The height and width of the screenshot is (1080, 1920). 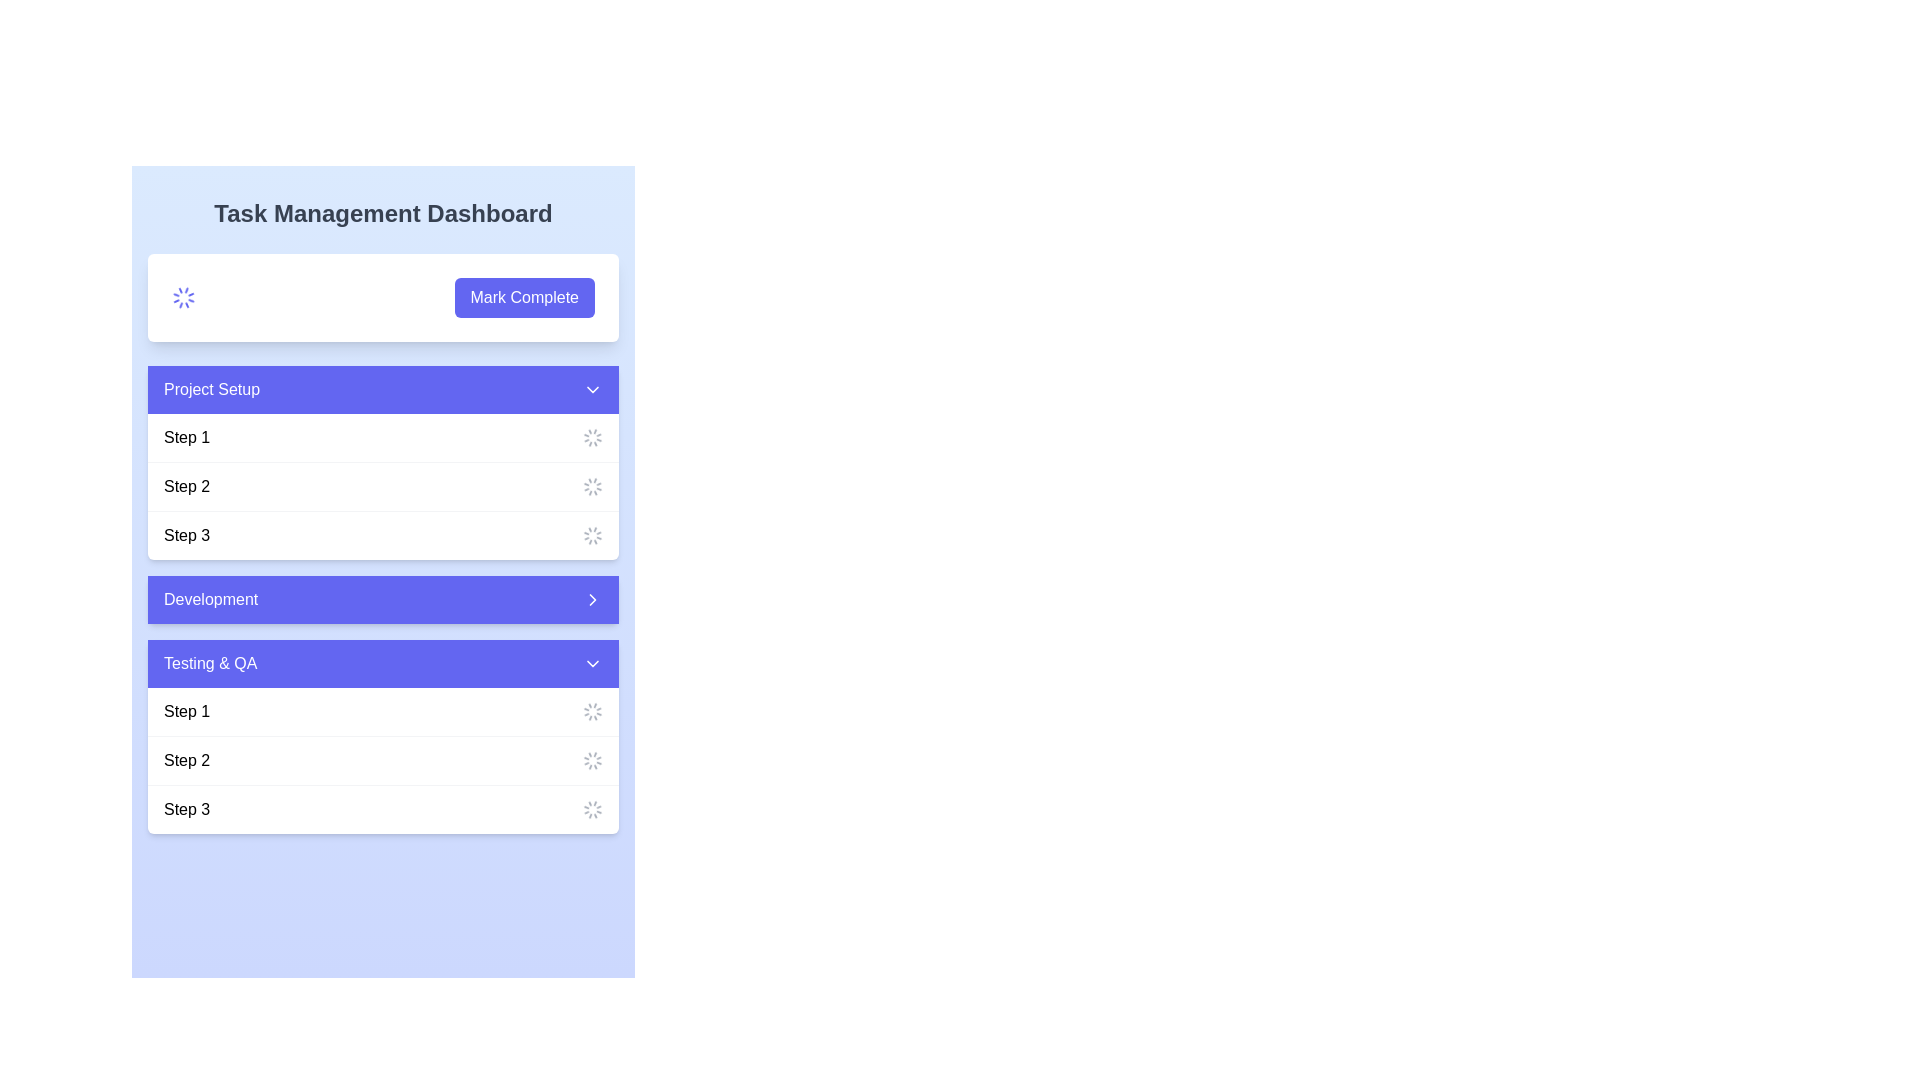 What do you see at coordinates (210, 663) in the screenshot?
I see `the Static text label containing 'Testing & QA', which is styled in bold white text on a blue background and is positioned below the 'Development' section header` at bounding box center [210, 663].